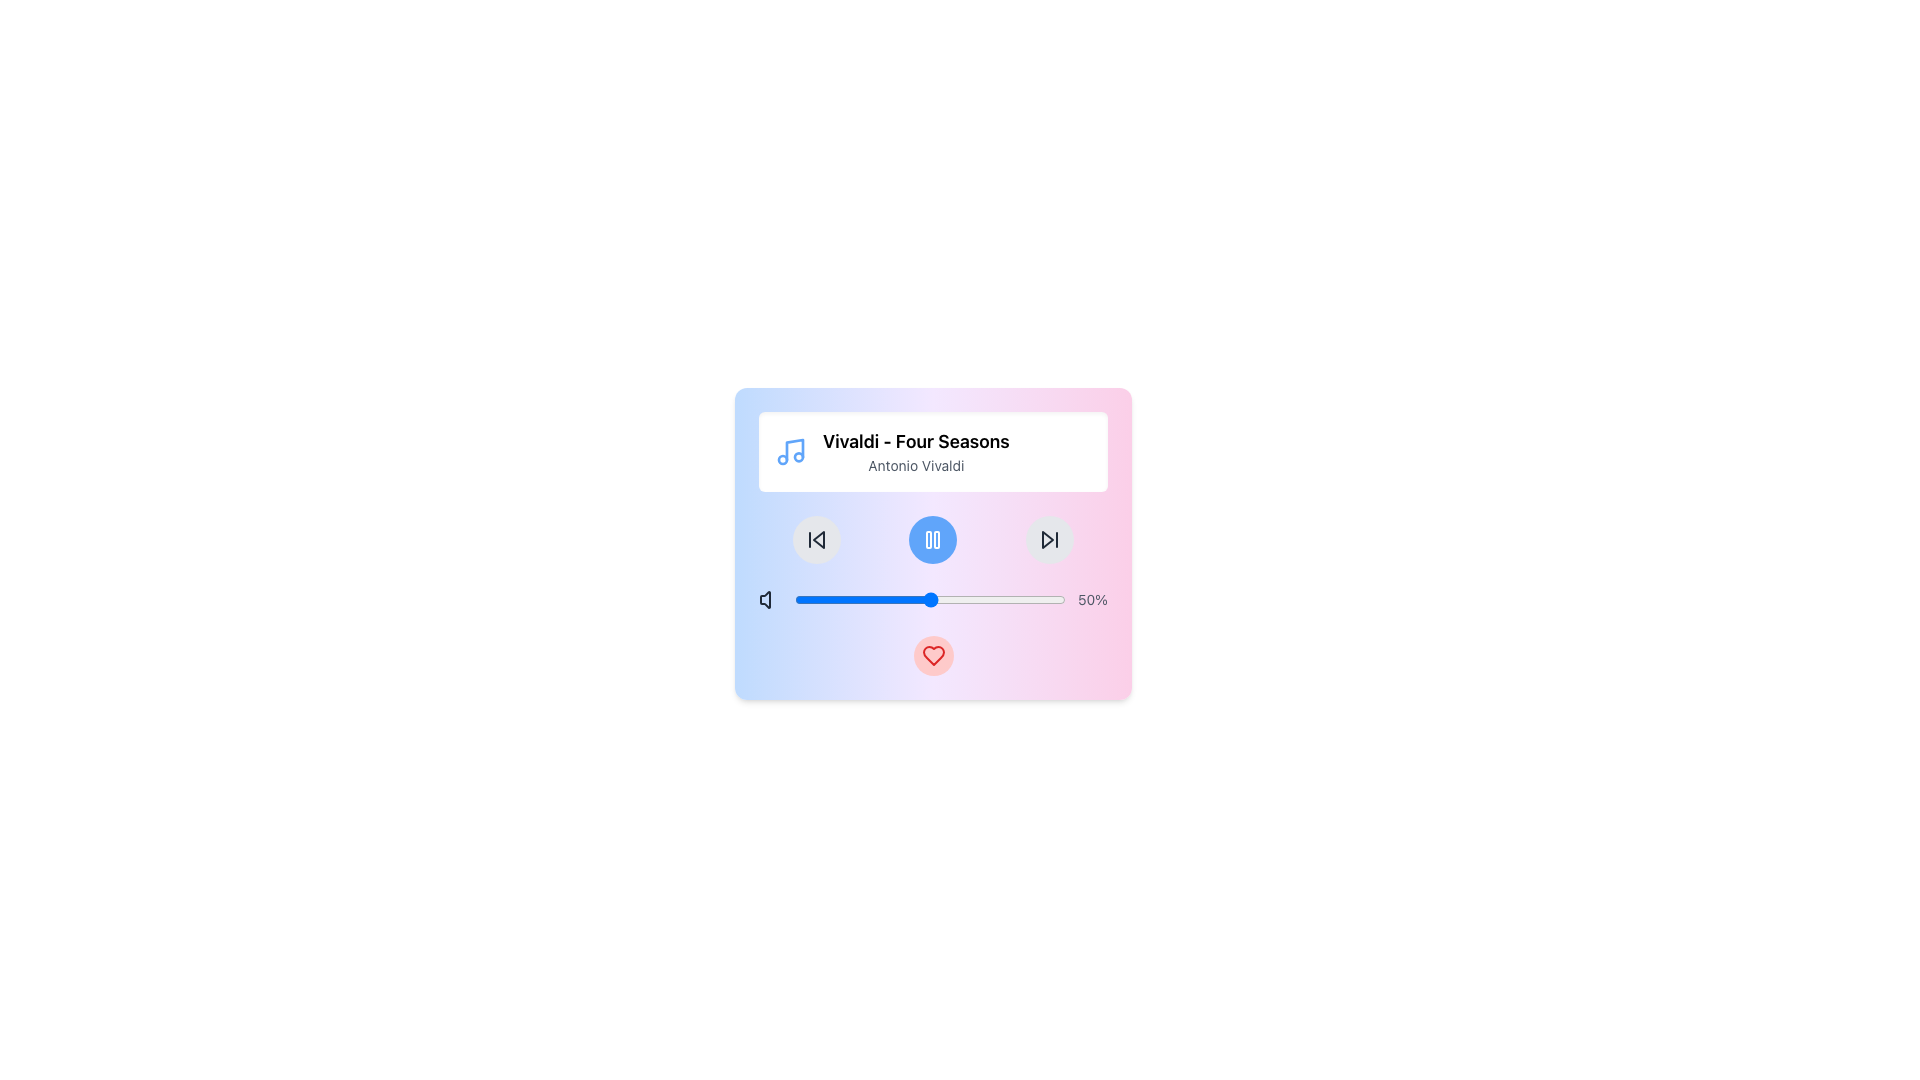 The width and height of the screenshot is (1920, 1080). What do you see at coordinates (790, 451) in the screenshot?
I see `the musical item icon located in the top-left section of the UI, which is positioned to the left of the title 'Vivaldi - Four Seasons' and above the subtitle 'Antonio Vivaldi'` at bounding box center [790, 451].